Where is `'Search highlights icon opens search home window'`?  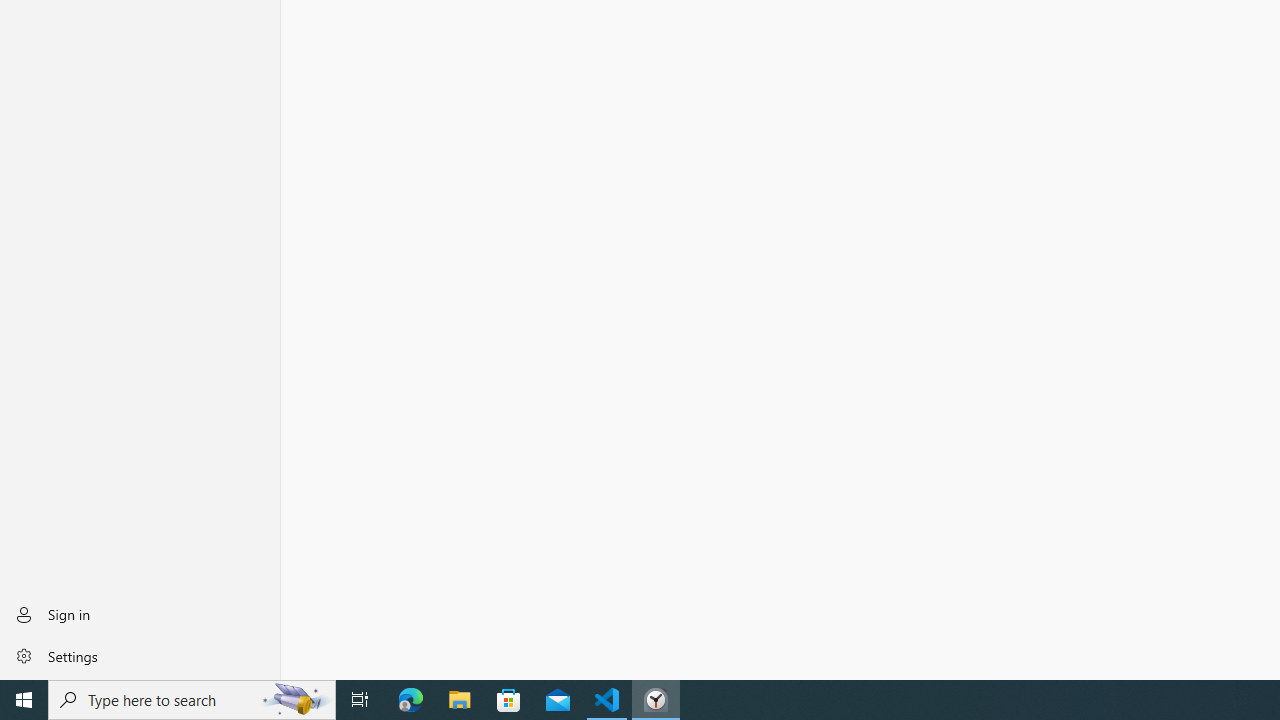
'Search highlights icon opens search home window' is located at coordinates (294, 698).